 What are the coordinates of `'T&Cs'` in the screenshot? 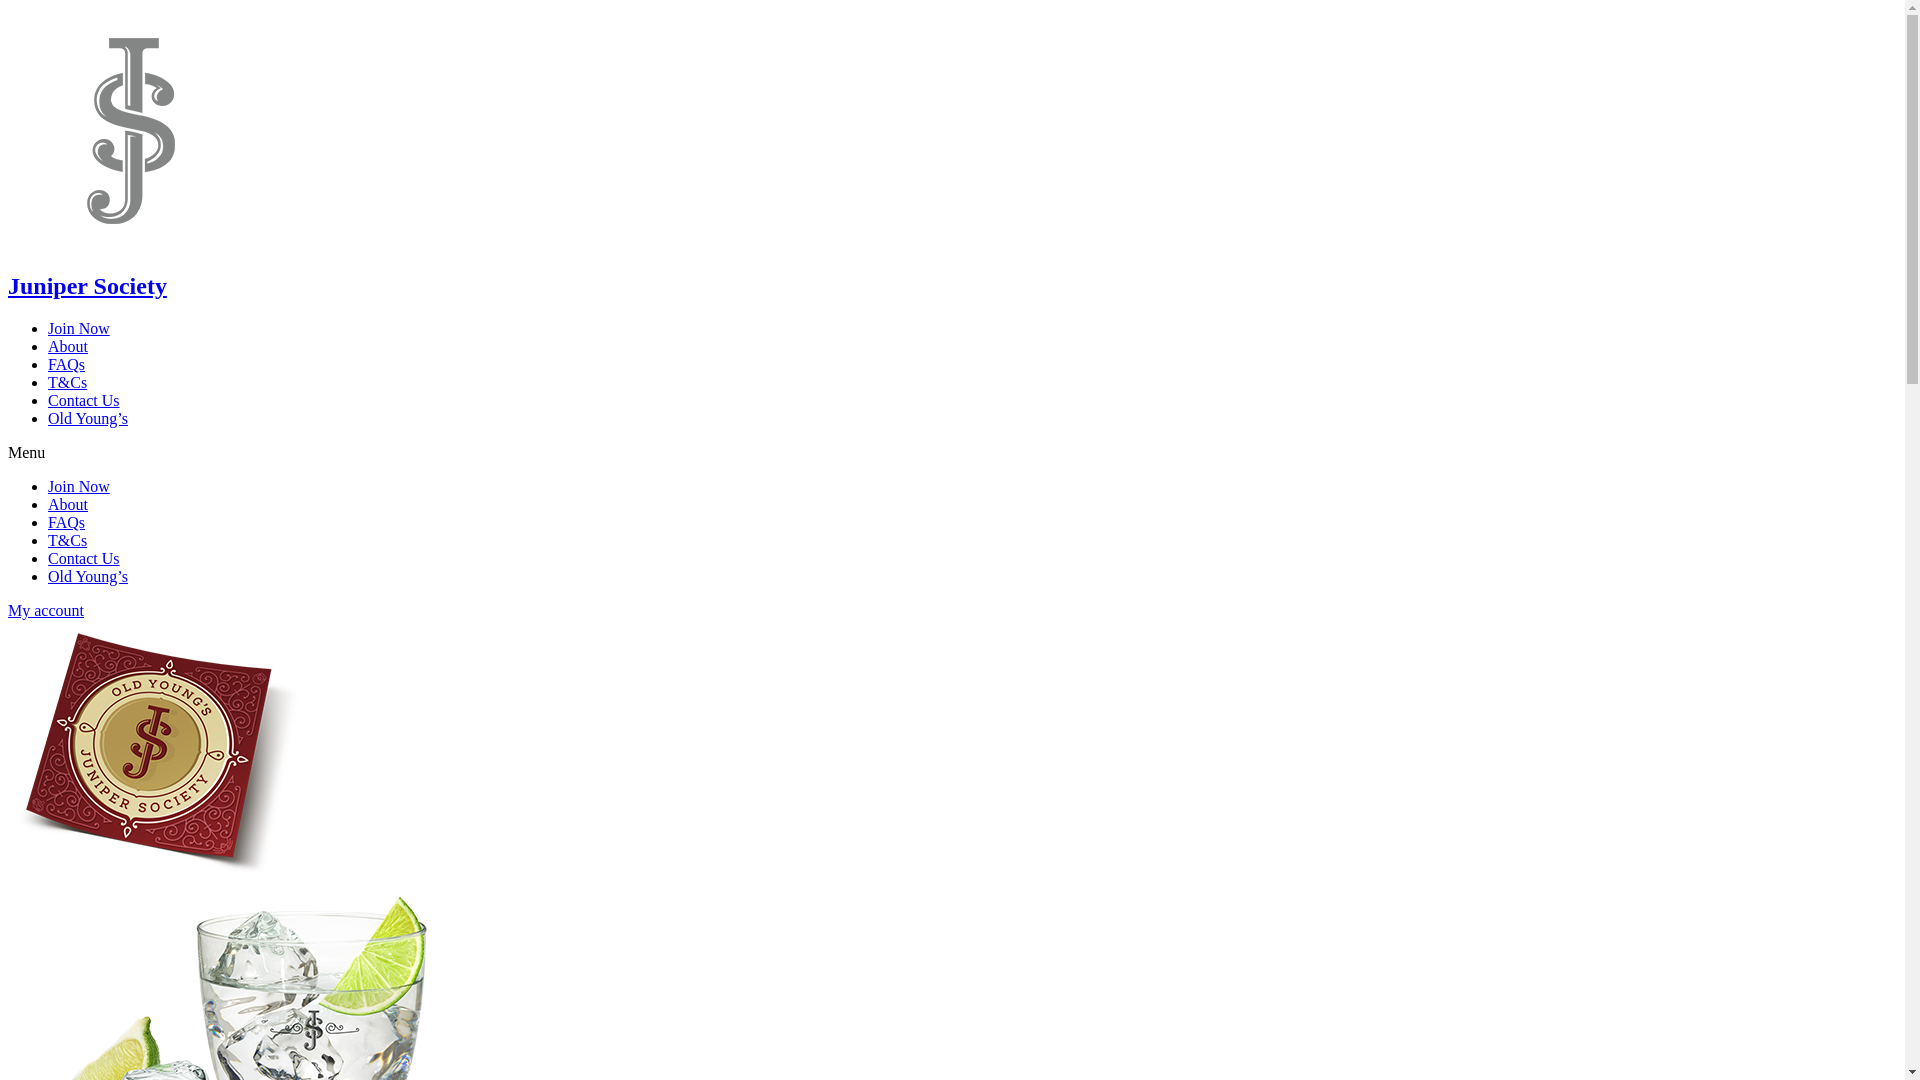 It's located at (67, 382).